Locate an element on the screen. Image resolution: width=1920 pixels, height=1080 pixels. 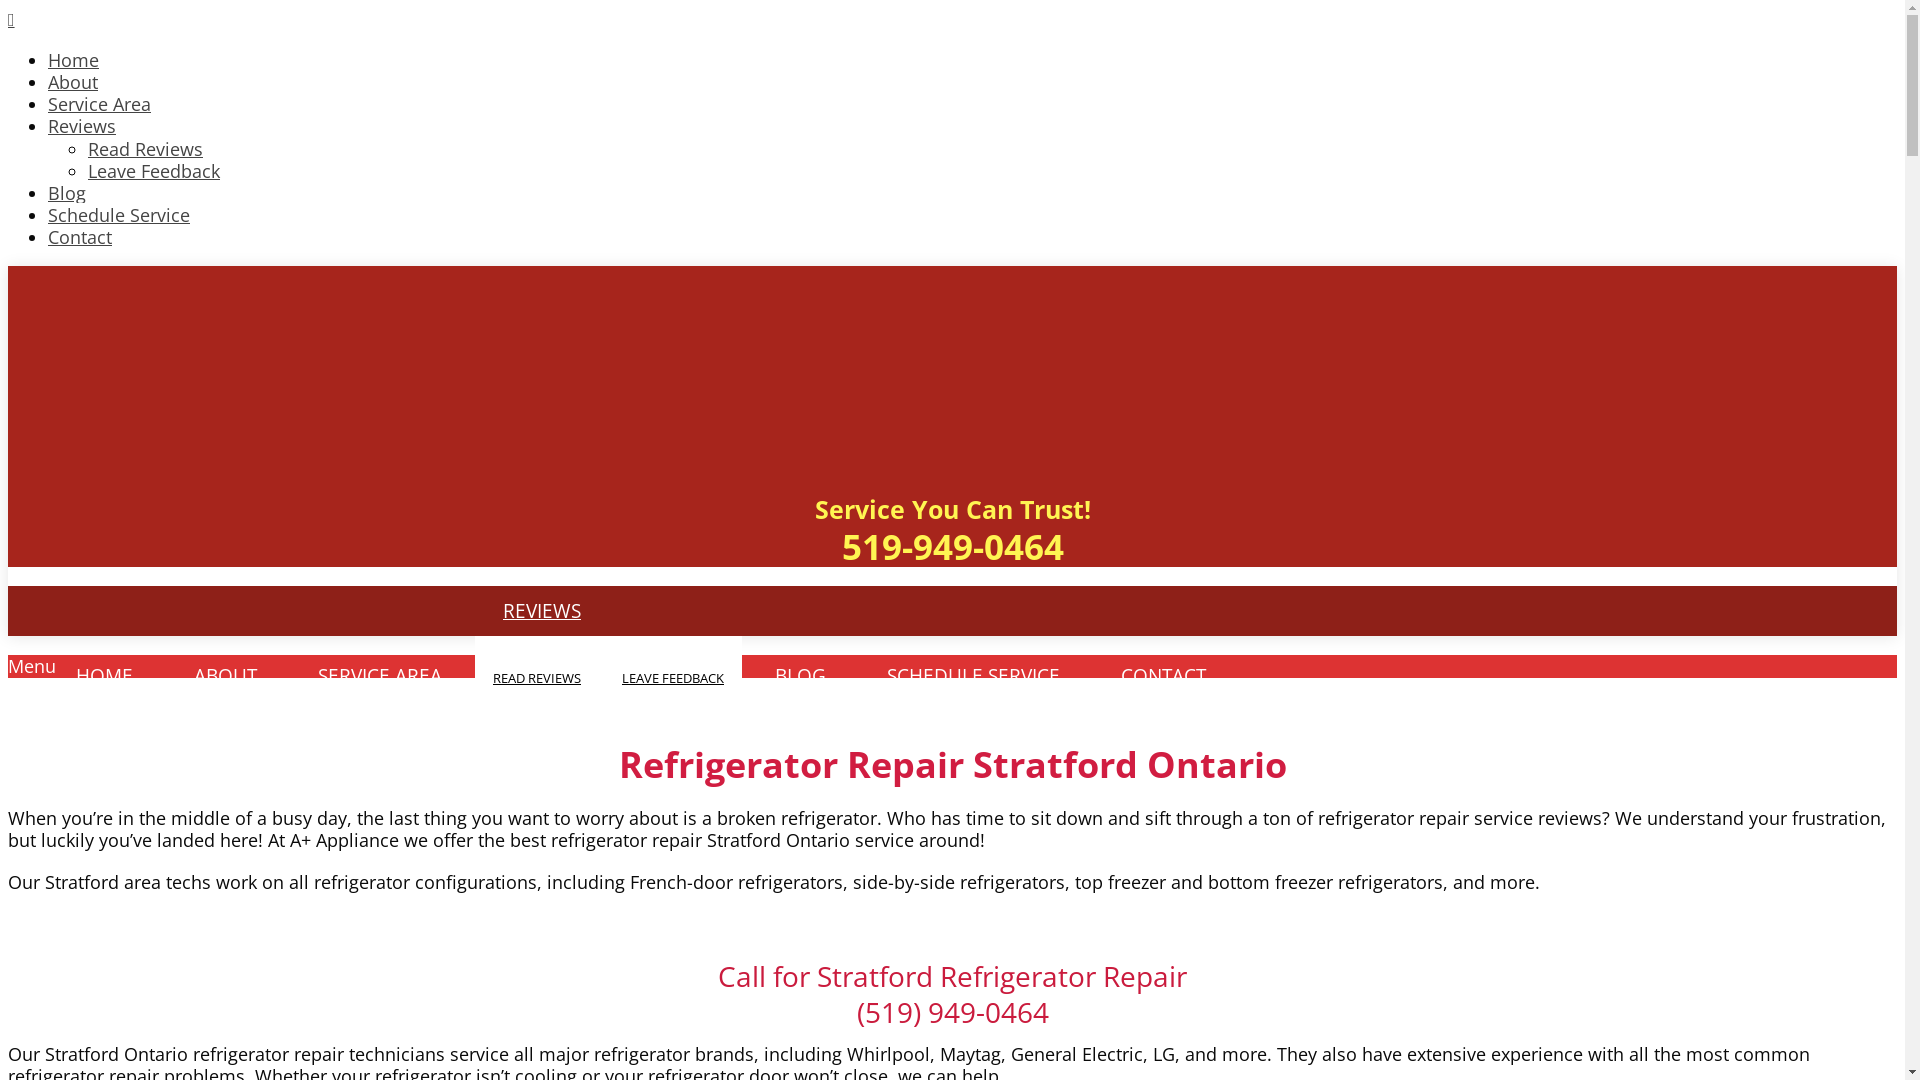
'SERVICE AREA' is located at coordinates (379, 675).